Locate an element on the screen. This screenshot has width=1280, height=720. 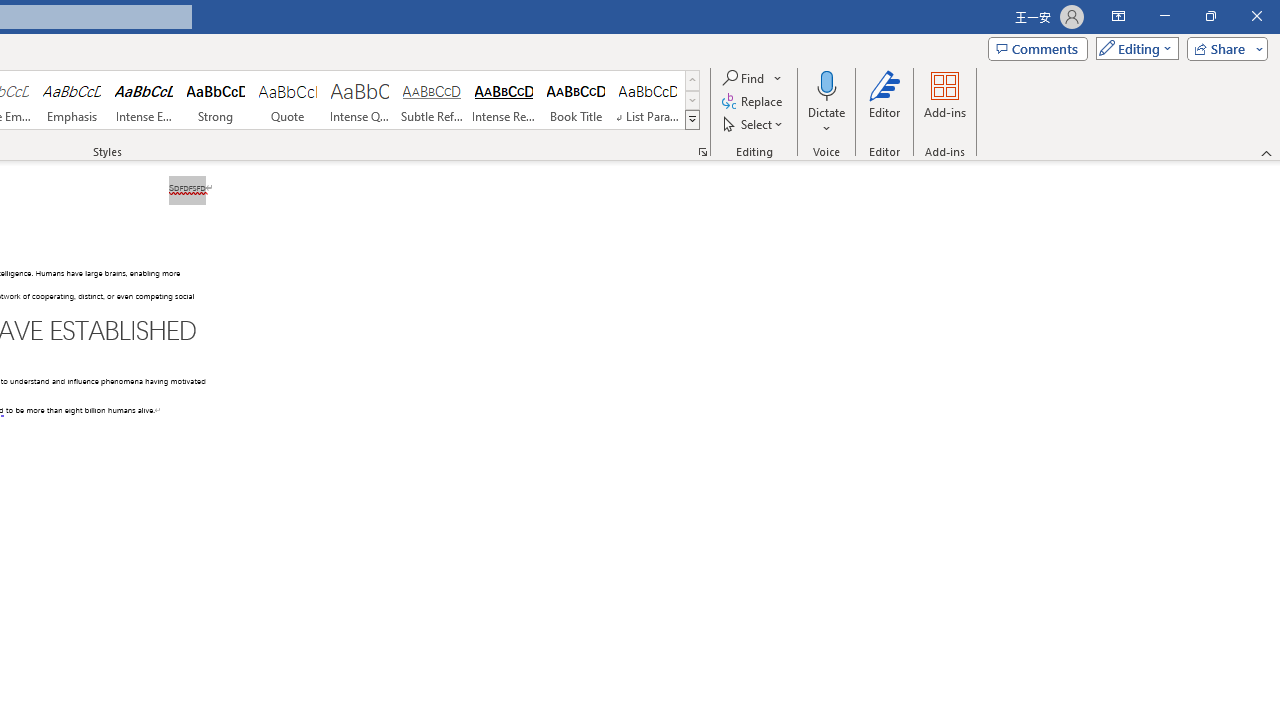
'Select' is located at coordinates (753, 124).